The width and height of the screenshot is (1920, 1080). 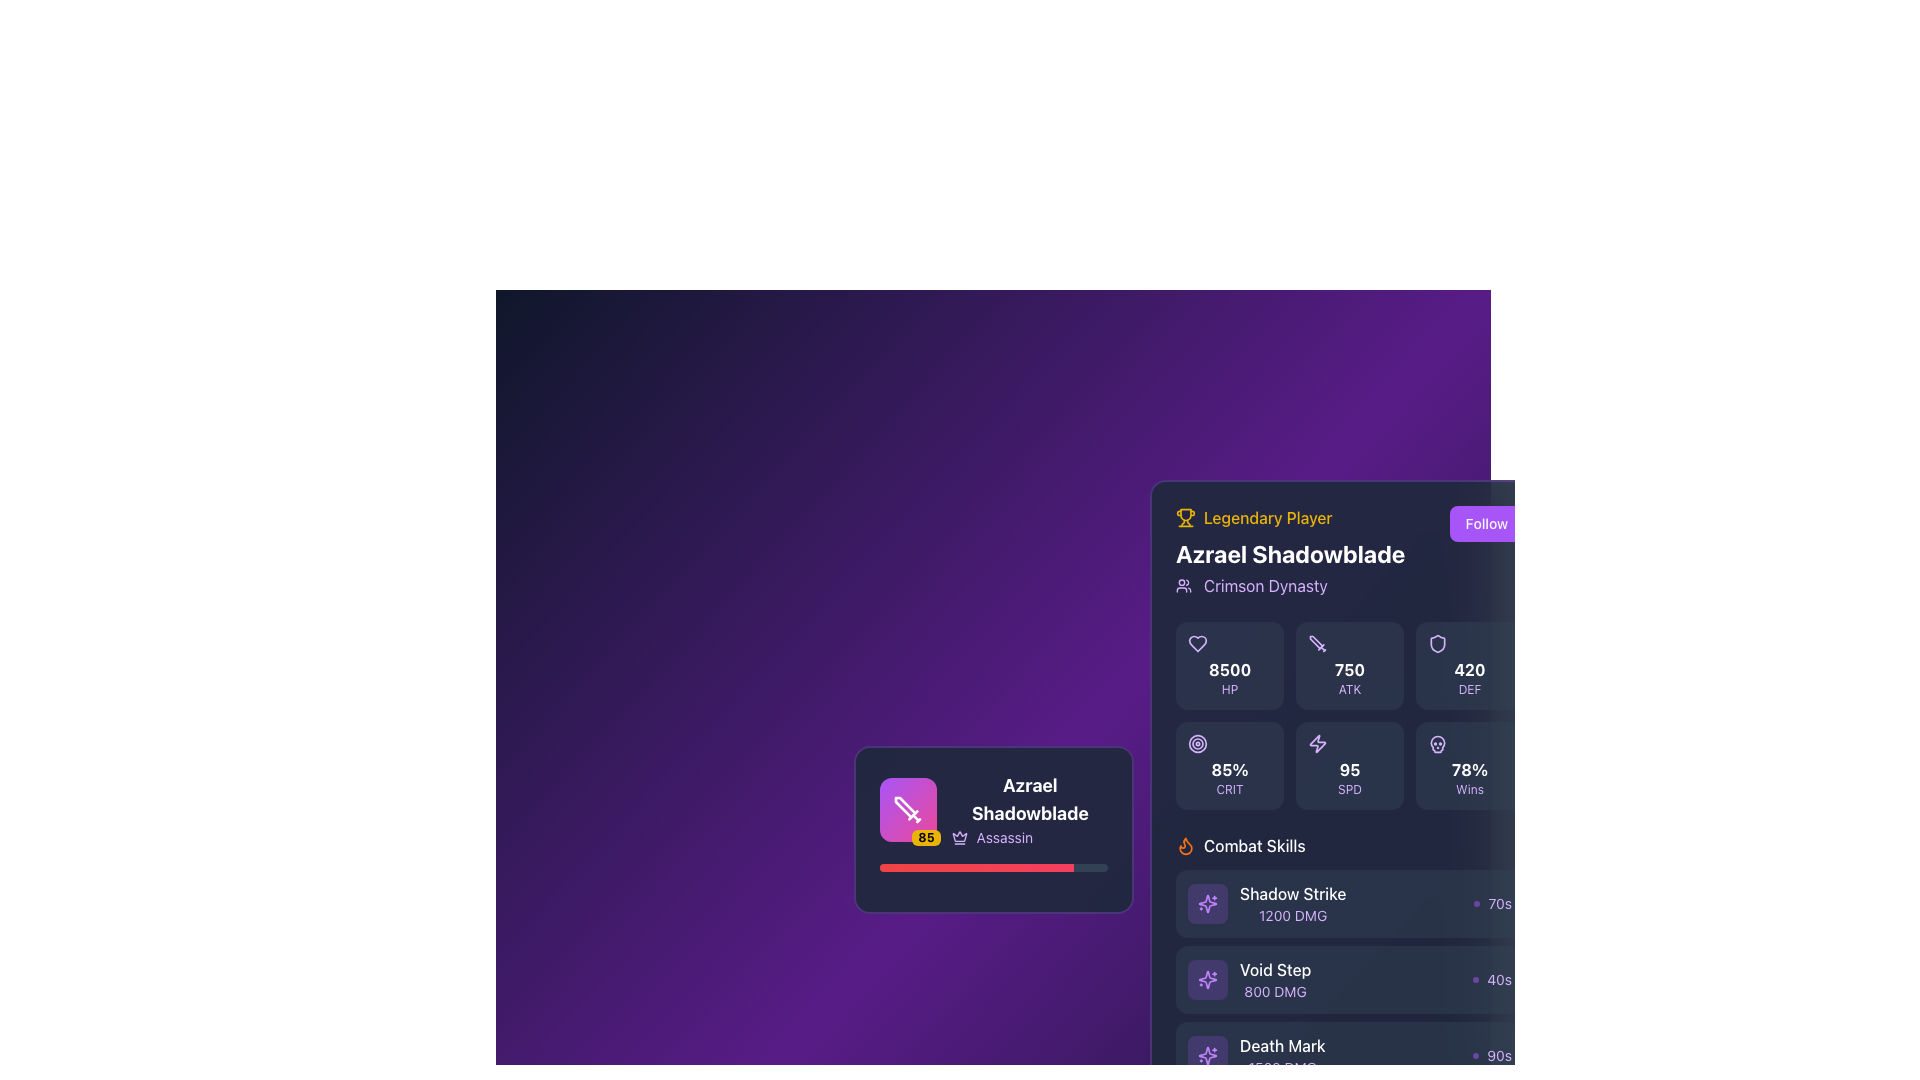 What do you see at coordinates (1290, 516) in the screenshot?
I see `the 'Legendary Player' label with the yellow trophy icon located in the top-left corner of the right panel, which highlights a player's details` at bounding box center [1290, 516].